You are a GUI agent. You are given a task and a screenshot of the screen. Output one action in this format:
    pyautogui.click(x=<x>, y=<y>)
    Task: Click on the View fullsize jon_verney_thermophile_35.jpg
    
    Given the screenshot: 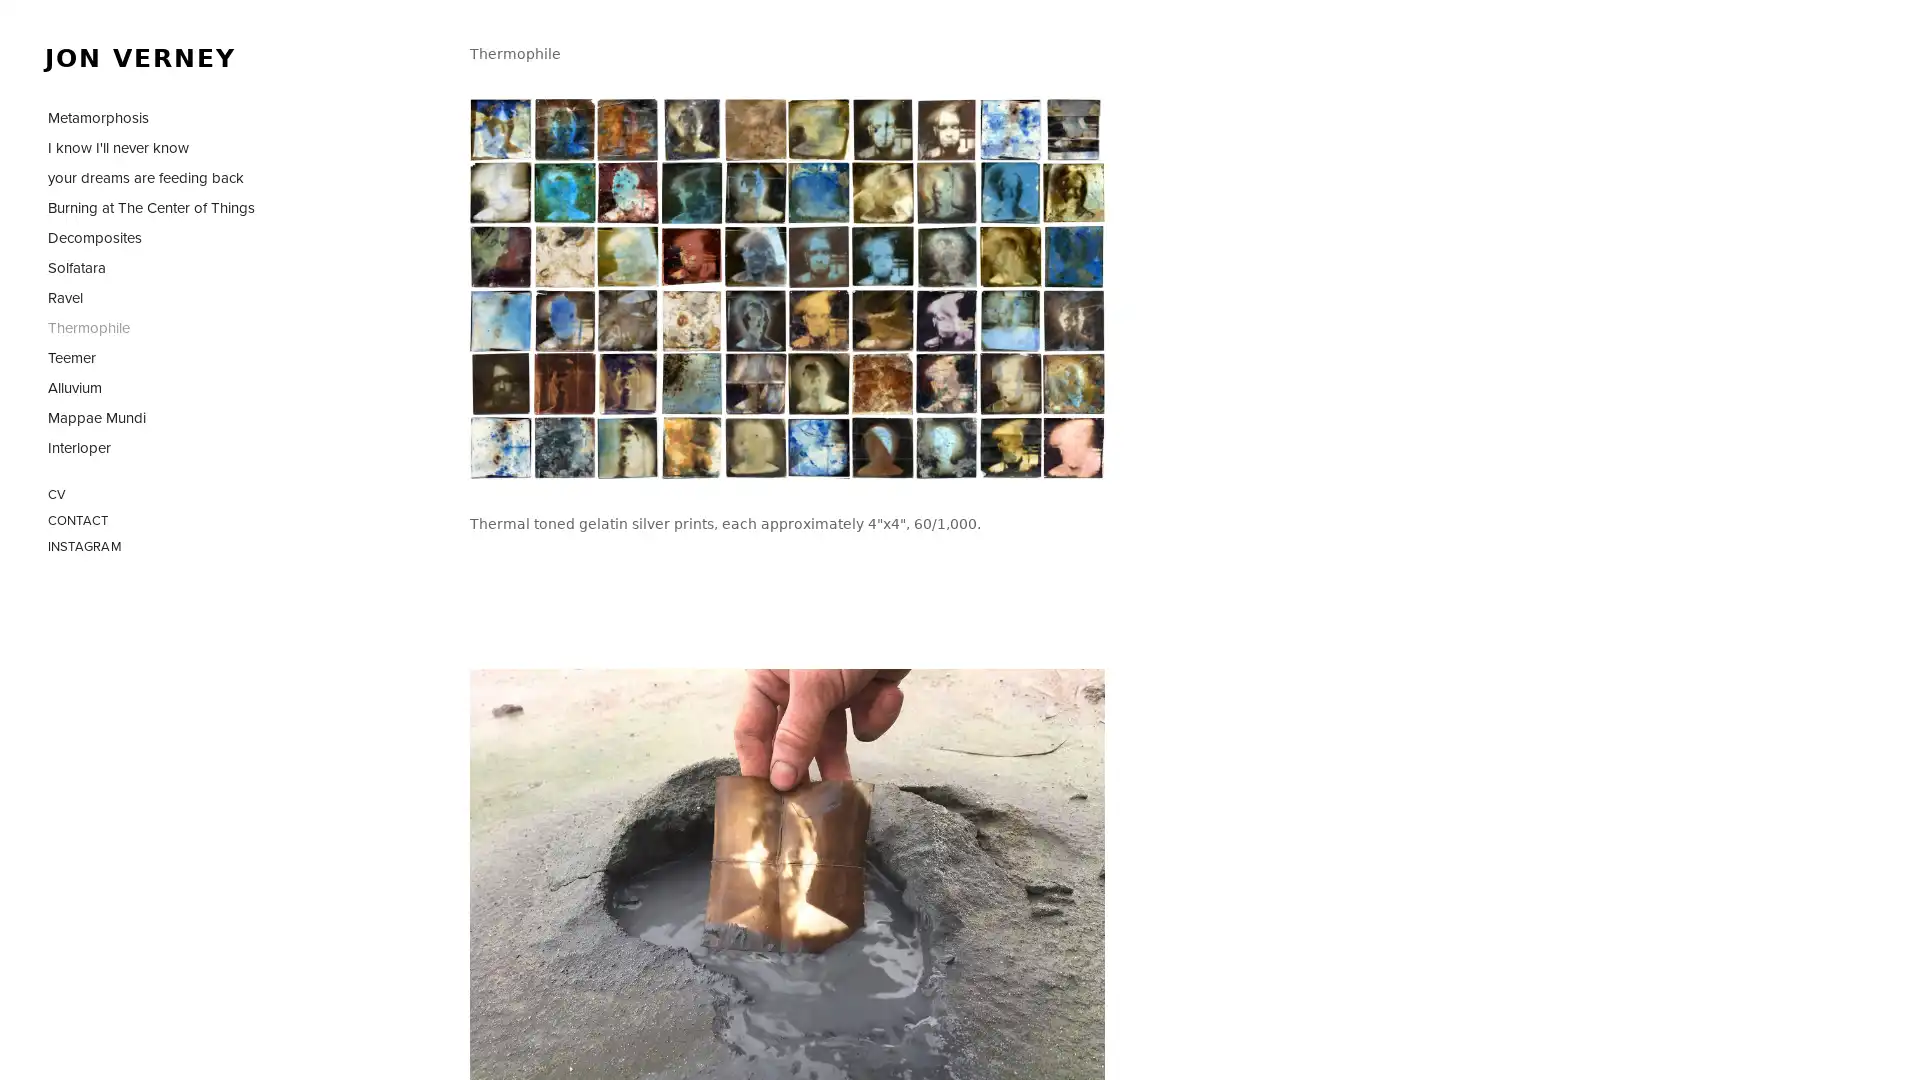 What is the action you would take?
    pyautogui.click(x=691, y=128)
    